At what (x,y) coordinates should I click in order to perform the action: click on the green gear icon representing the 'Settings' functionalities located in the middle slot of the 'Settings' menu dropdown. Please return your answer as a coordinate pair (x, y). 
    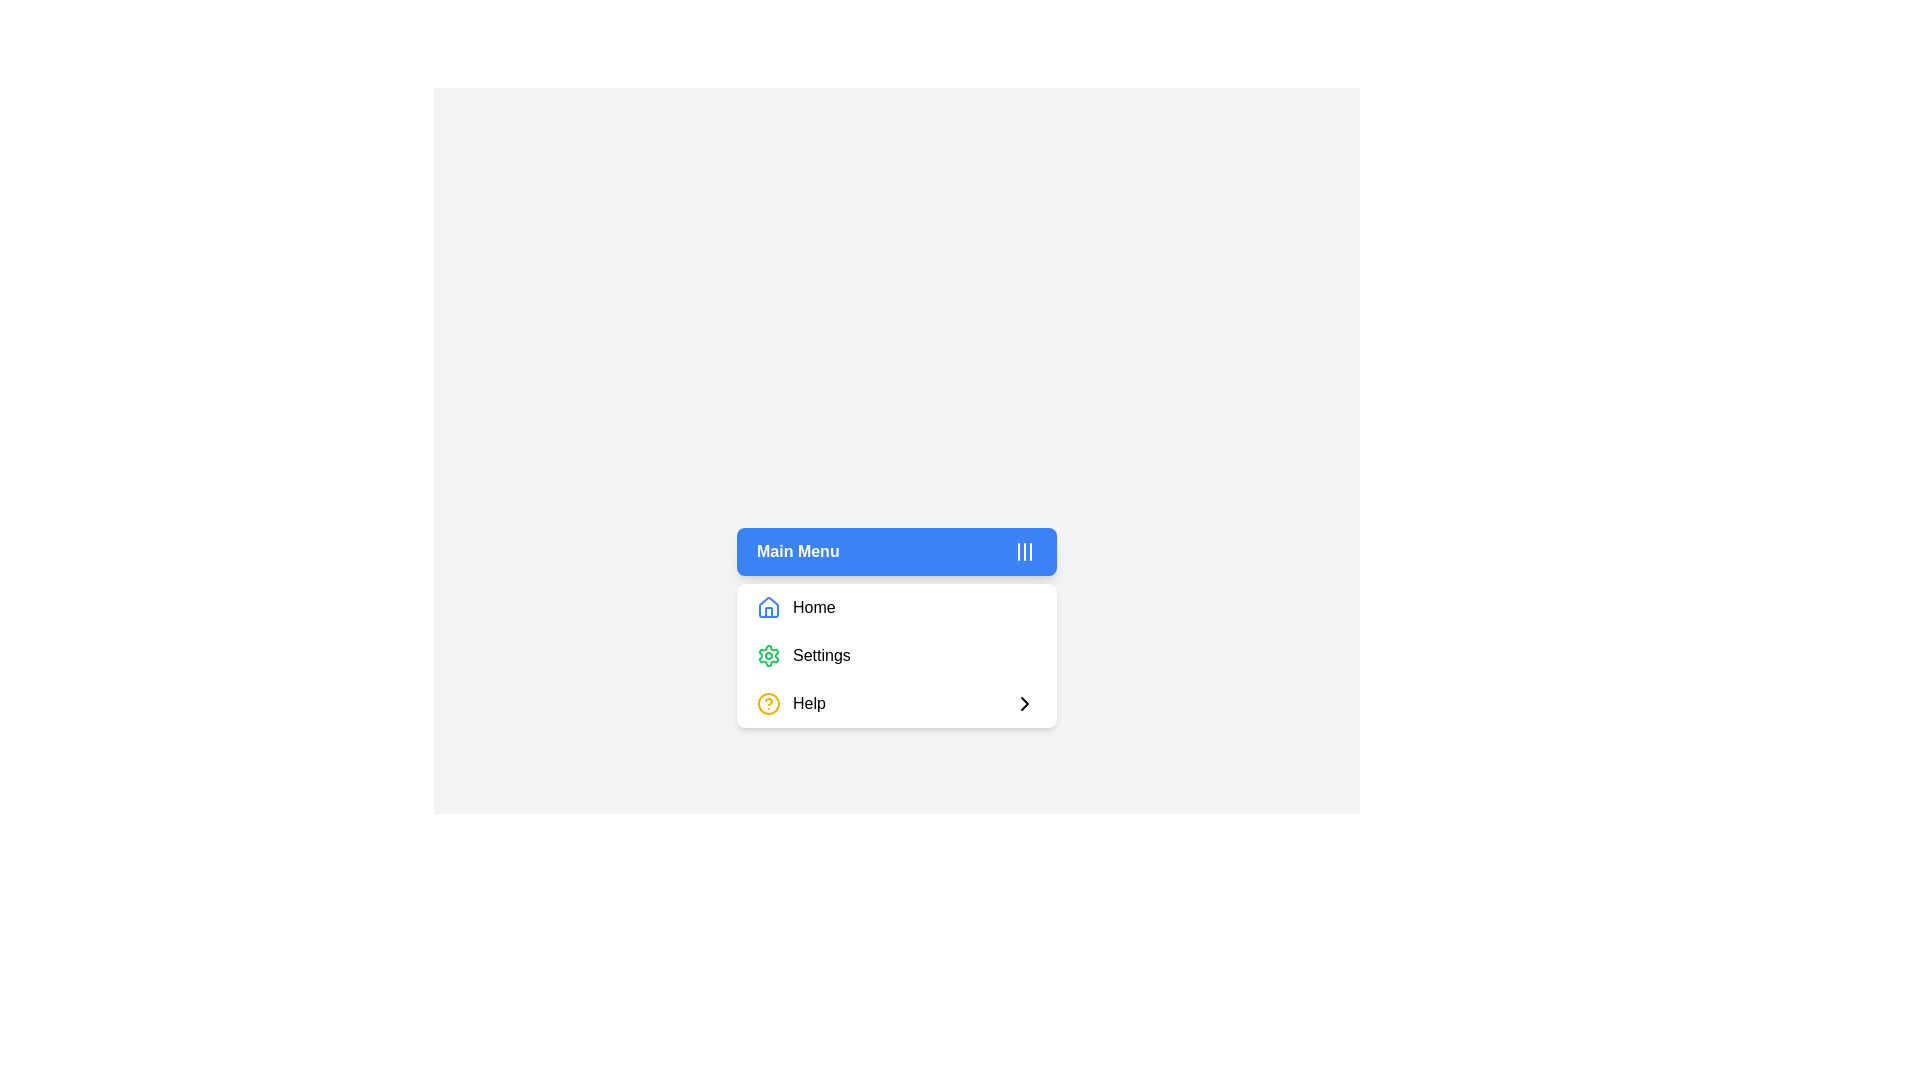
    Looking at the image, I should click on (767, 655).